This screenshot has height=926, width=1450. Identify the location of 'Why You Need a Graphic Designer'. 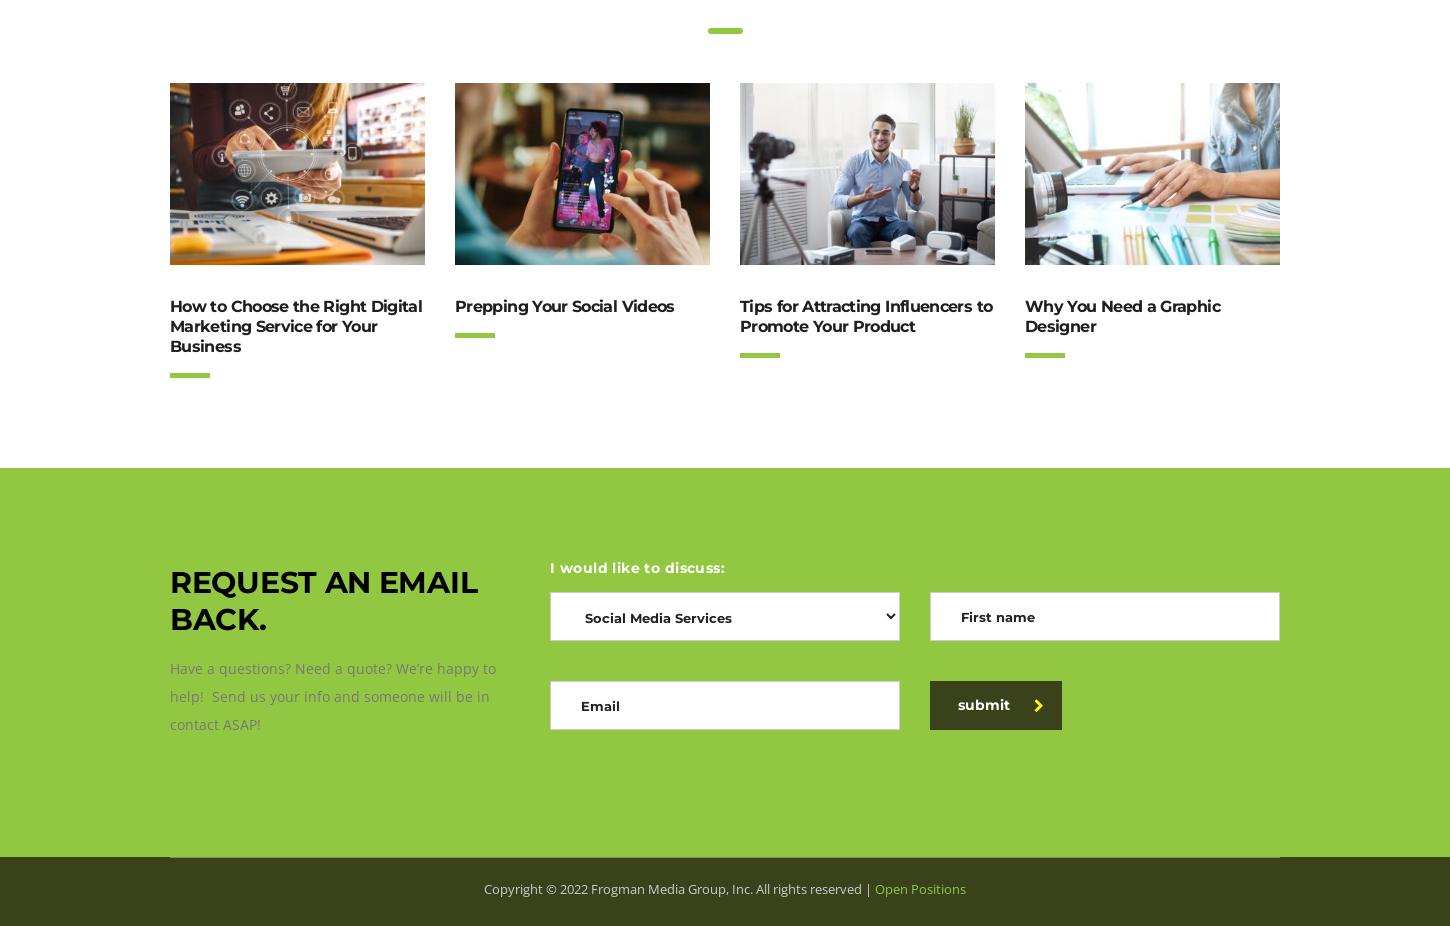
(1025, 316).